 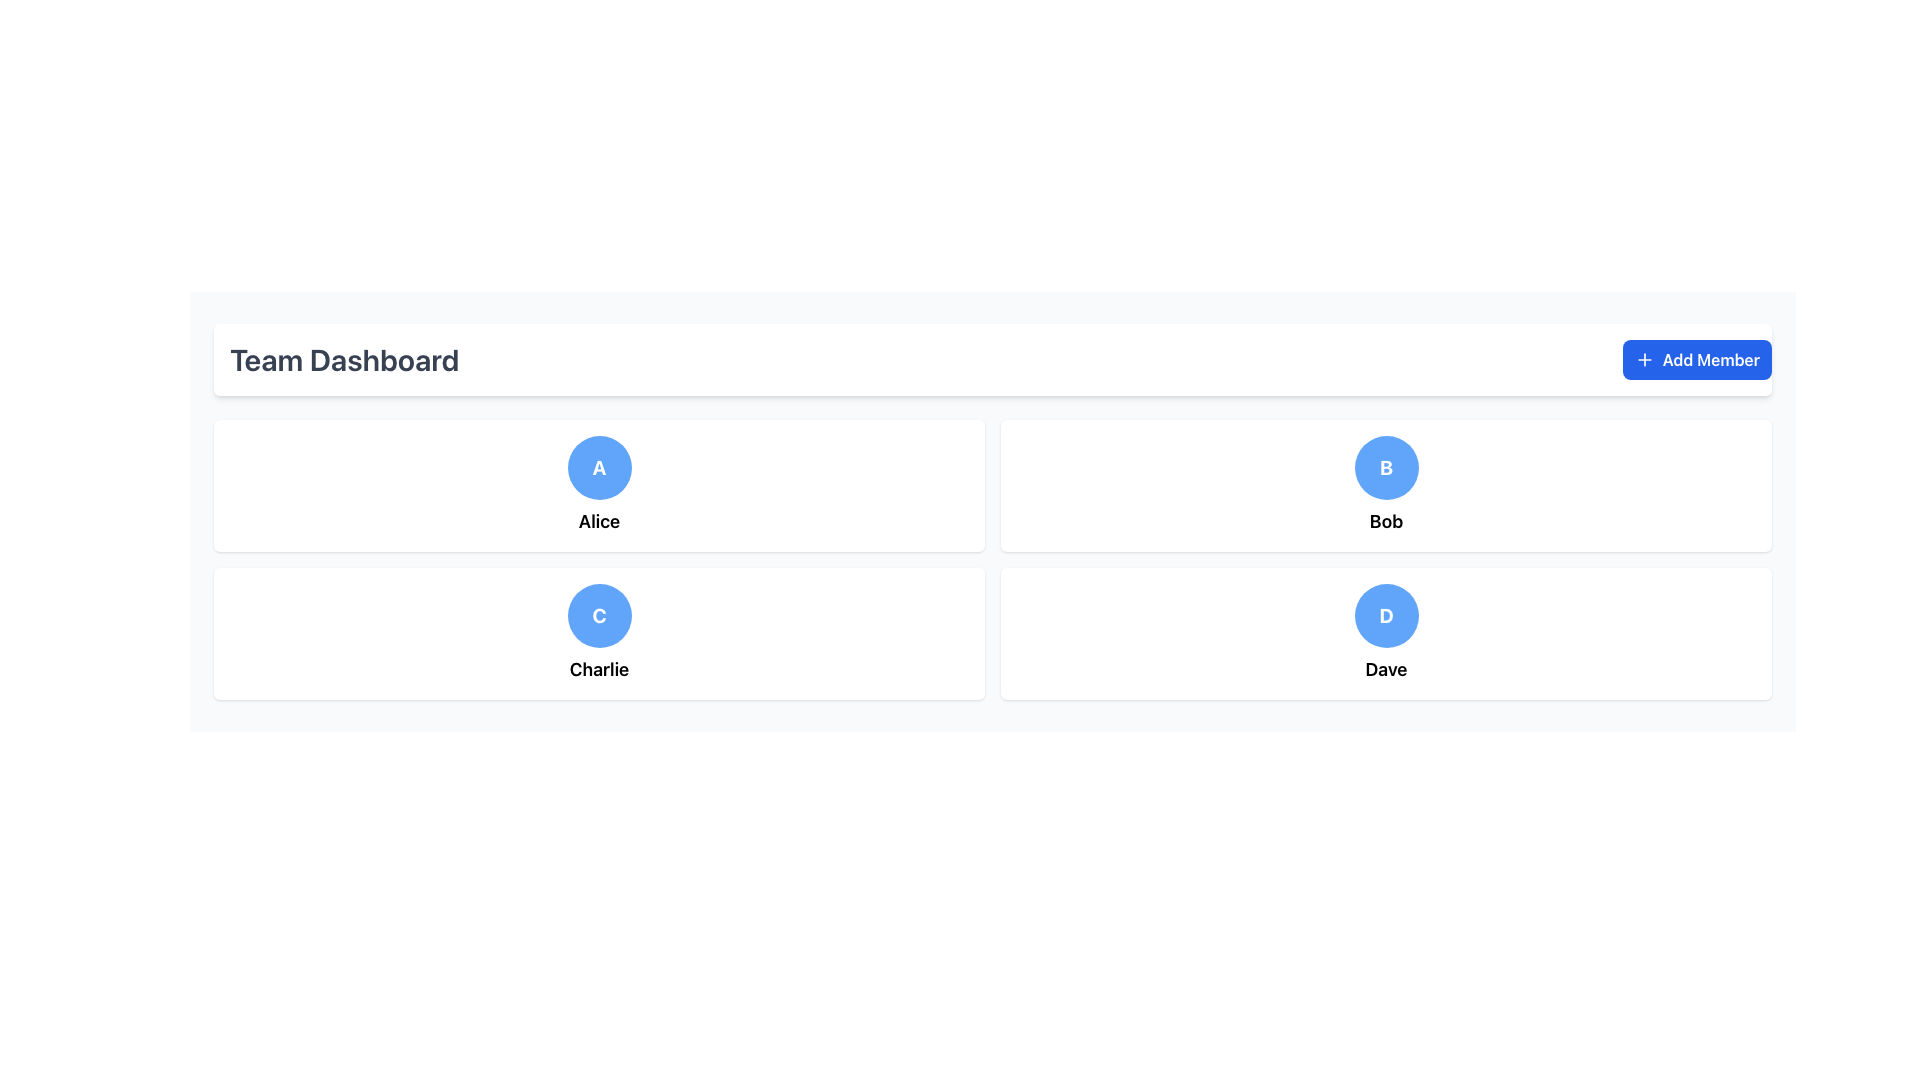 I want to click on text label displaying 'Alice', which is styled in bold and positioned below the blue circular icon labeled 'A', so click(x=598, y=520).